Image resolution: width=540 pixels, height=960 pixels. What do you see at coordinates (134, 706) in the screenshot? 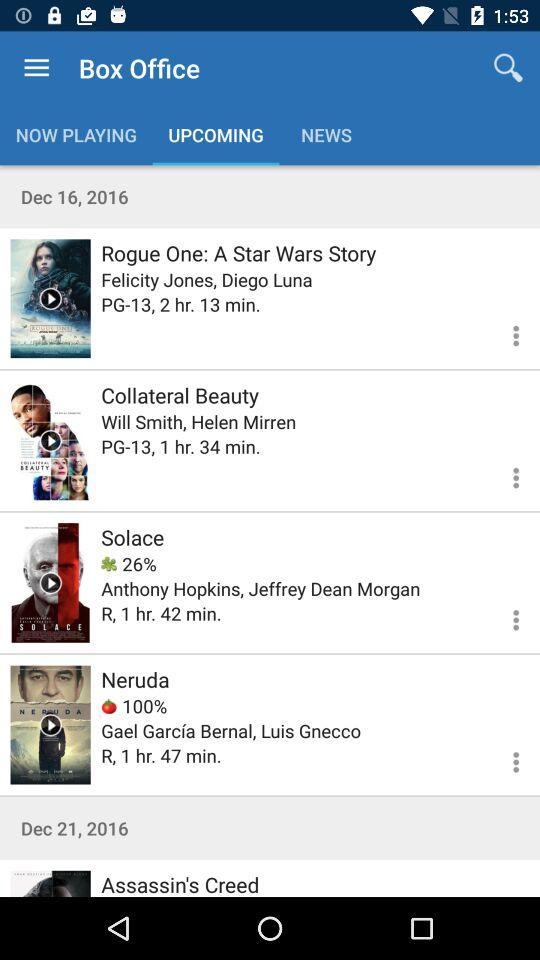
I see `the 100% item` at bounding box center [134, 706].